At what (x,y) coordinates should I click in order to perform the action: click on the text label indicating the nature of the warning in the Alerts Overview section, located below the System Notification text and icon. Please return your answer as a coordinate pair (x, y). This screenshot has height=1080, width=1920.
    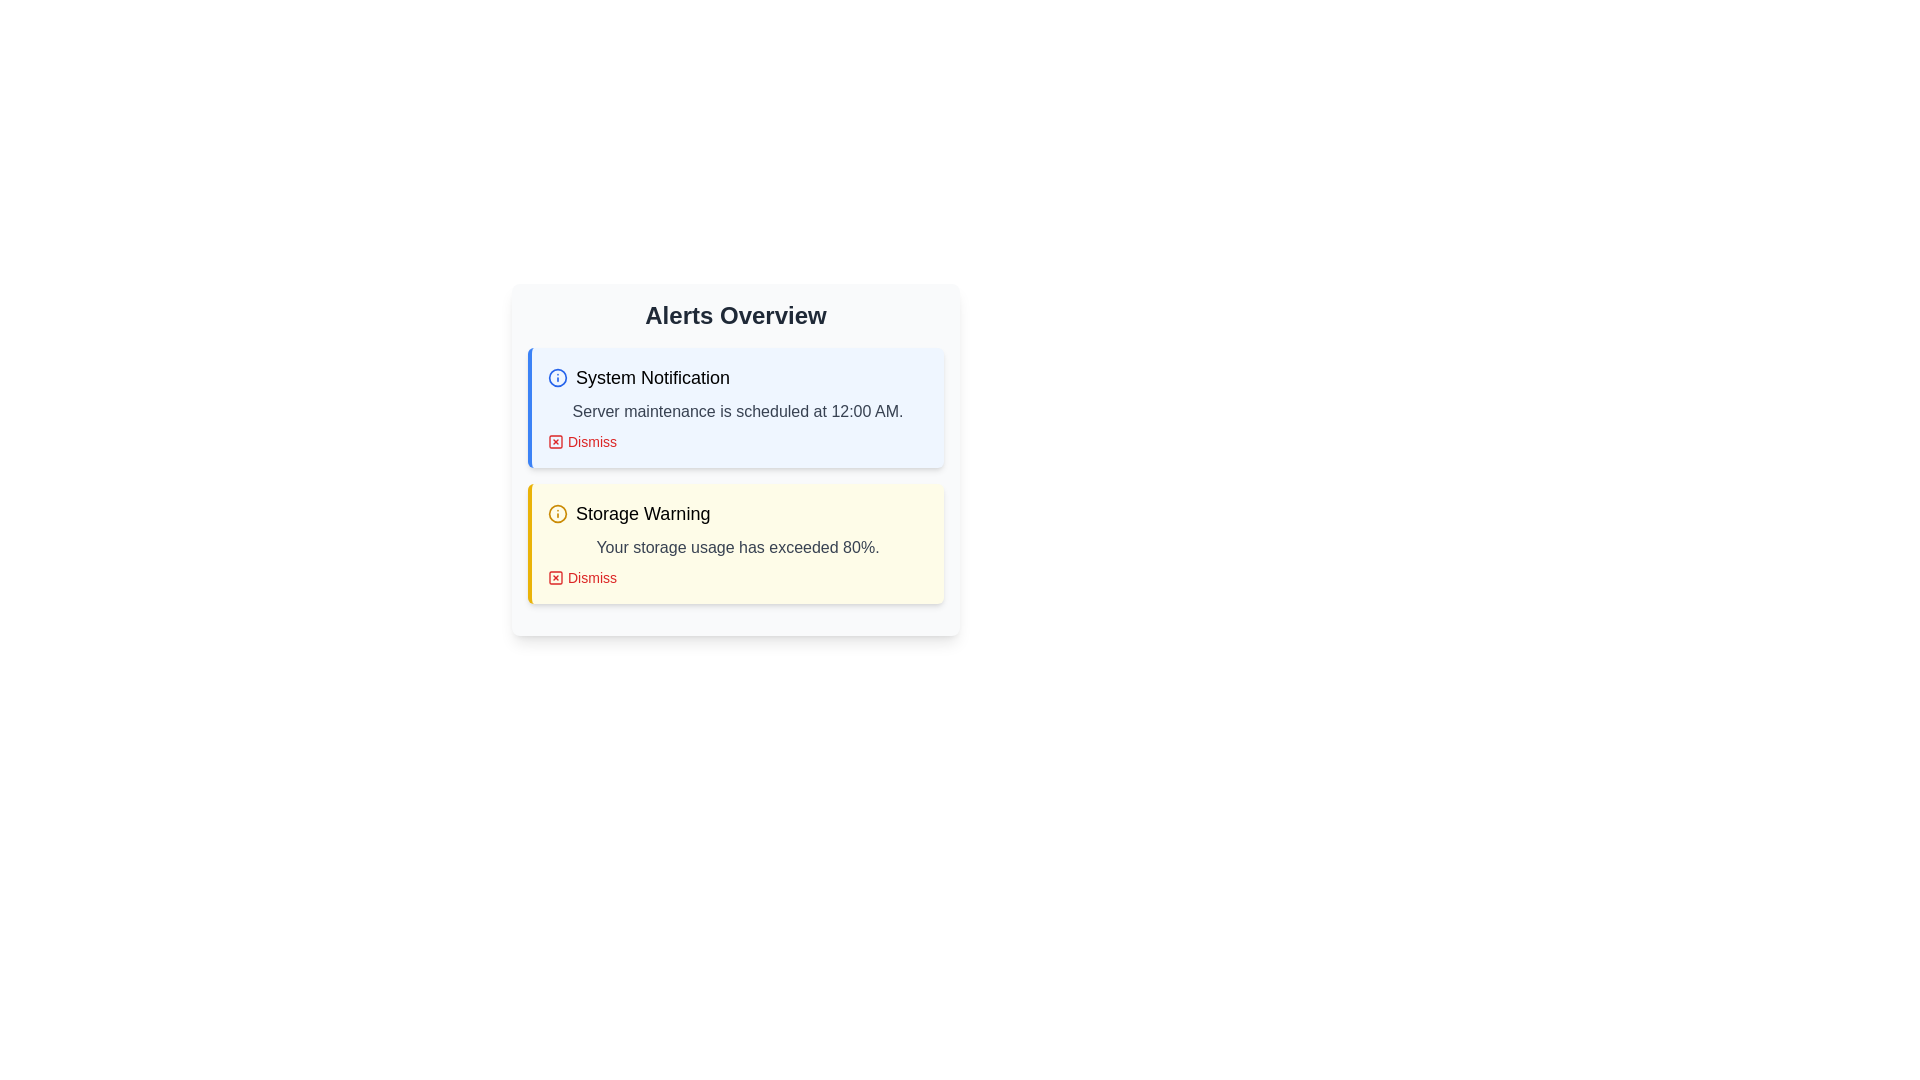
    Looking at the image, I should click on (643, 512).